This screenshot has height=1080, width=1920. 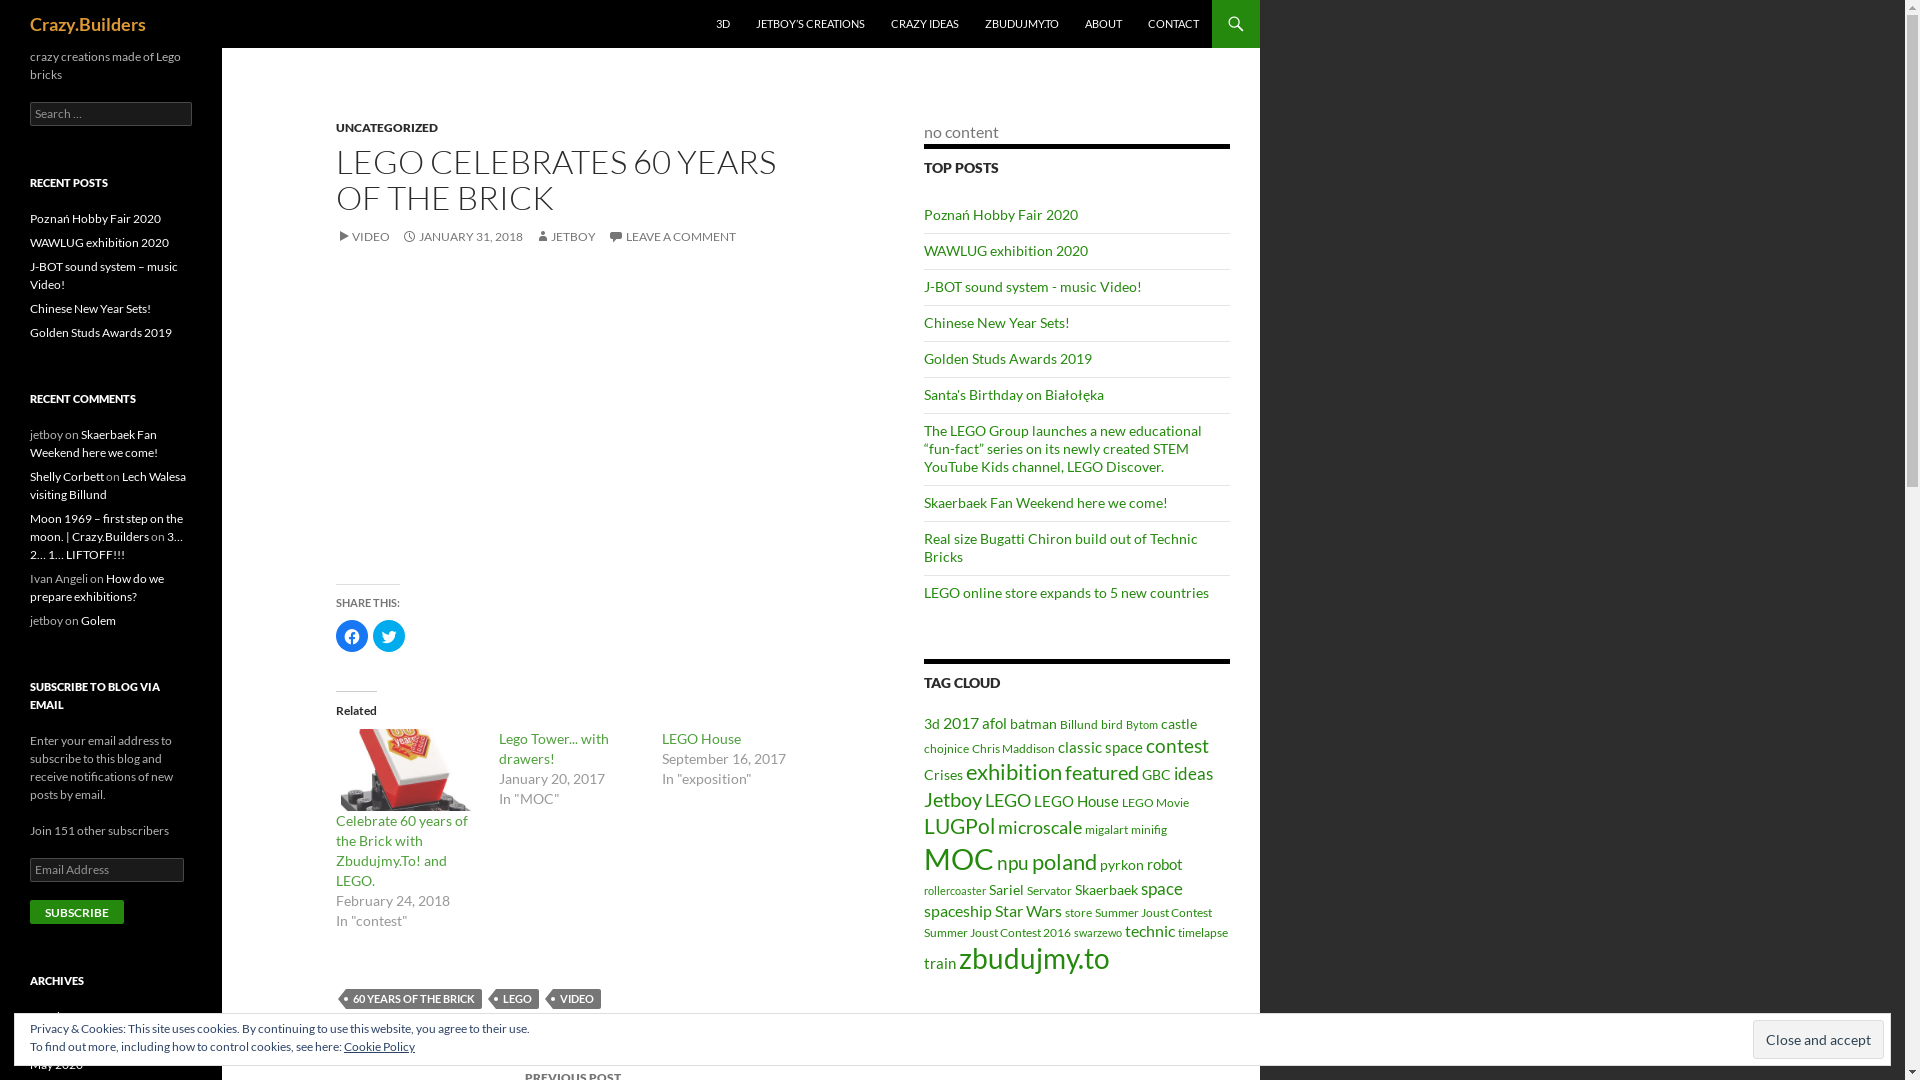 What do you see at coordinates (107, 485) in the screenshot?
I see `'Lech Walesa visiting Billund'` at bounding box center [107, 485].